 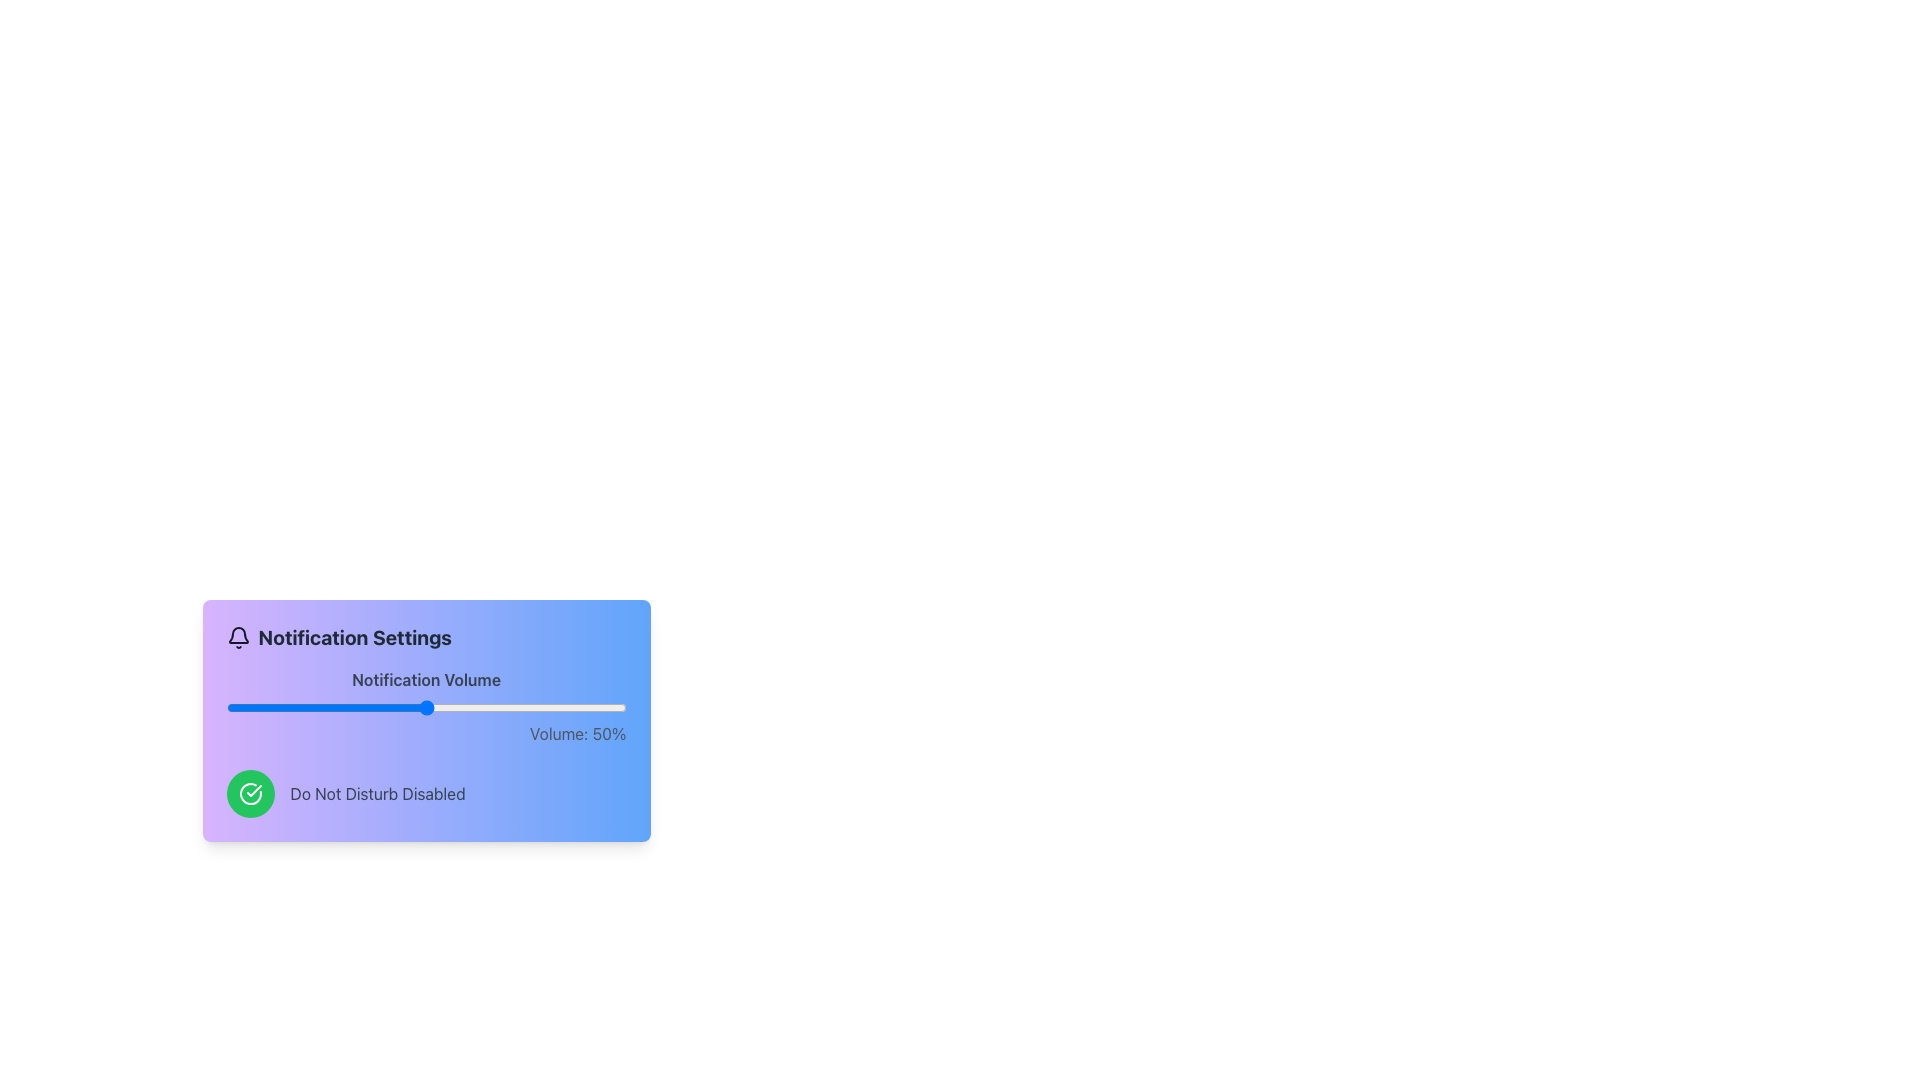 What do you see at coordinates (226, 707) in the screenshot?
I see `the notification volume` at bounding box center [226, 707].